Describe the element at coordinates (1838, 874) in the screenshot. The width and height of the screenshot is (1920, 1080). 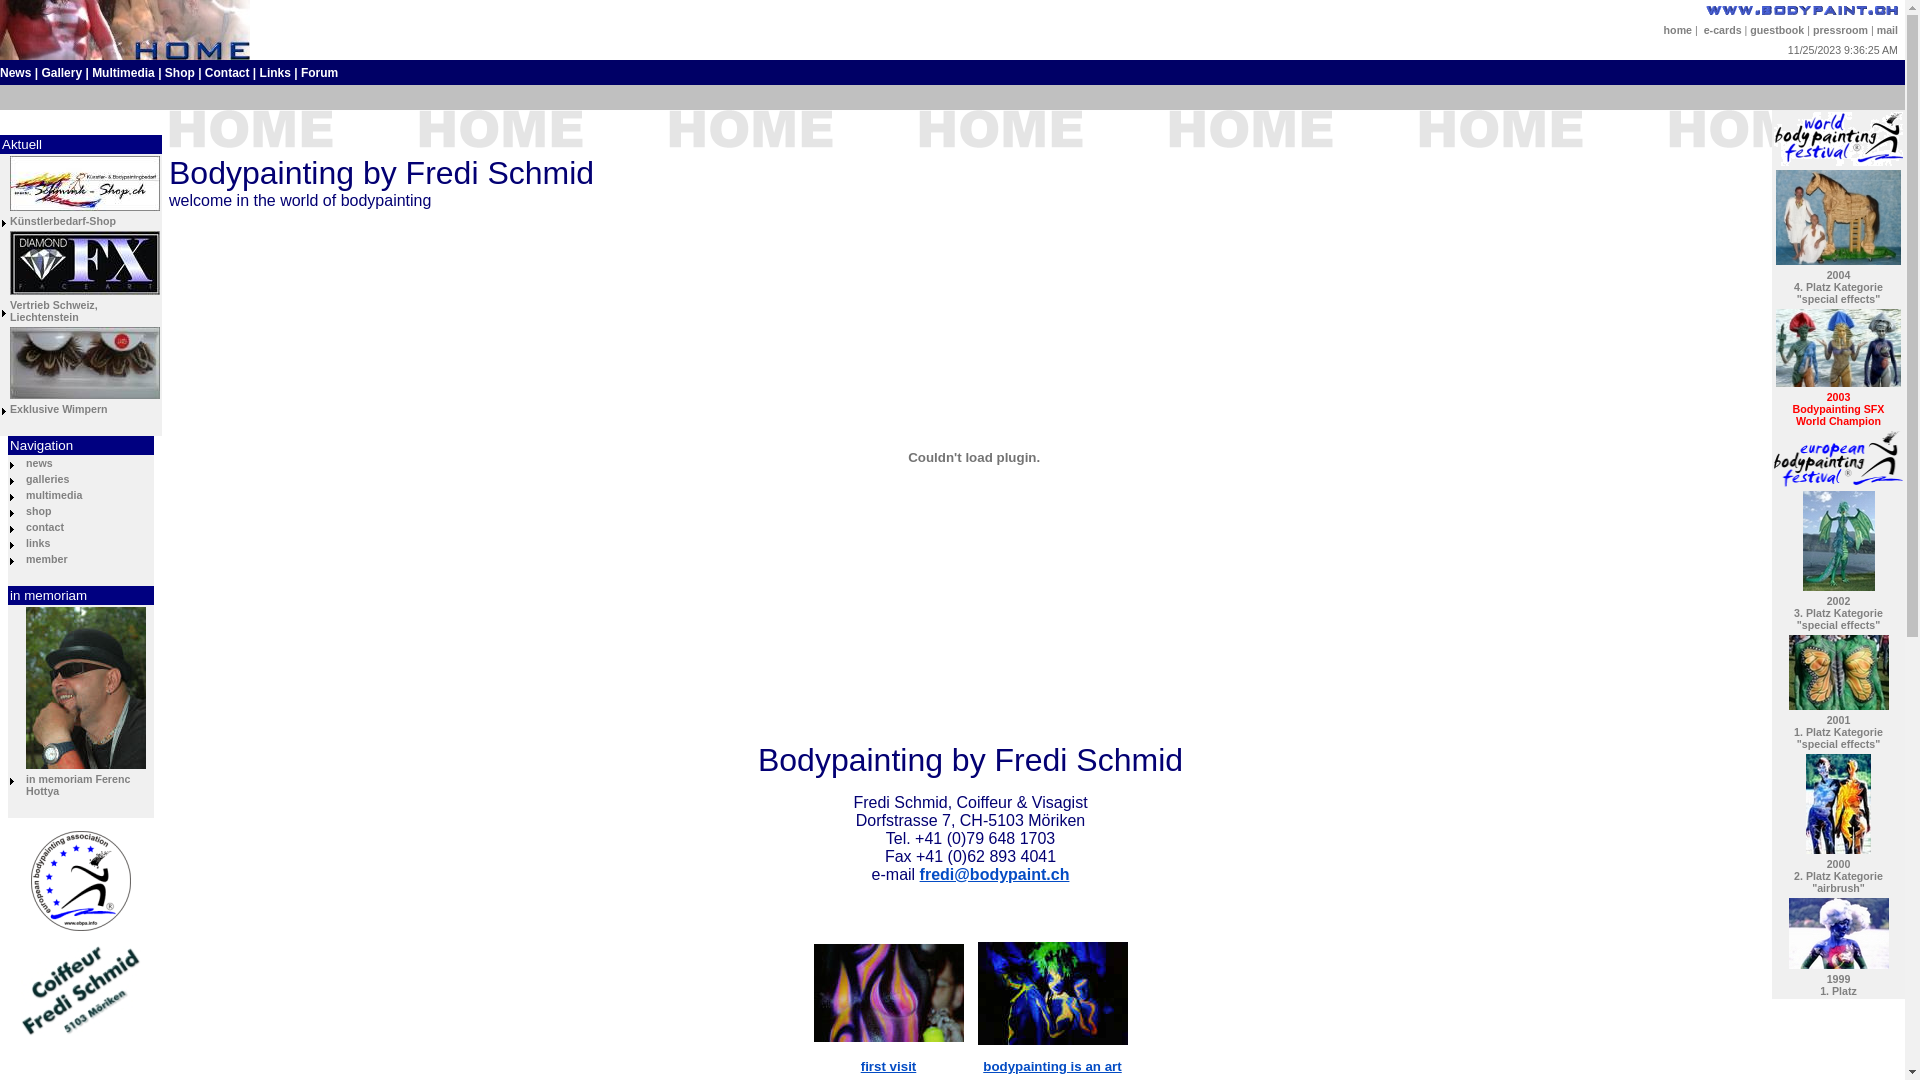
I see `'2000` at that location.